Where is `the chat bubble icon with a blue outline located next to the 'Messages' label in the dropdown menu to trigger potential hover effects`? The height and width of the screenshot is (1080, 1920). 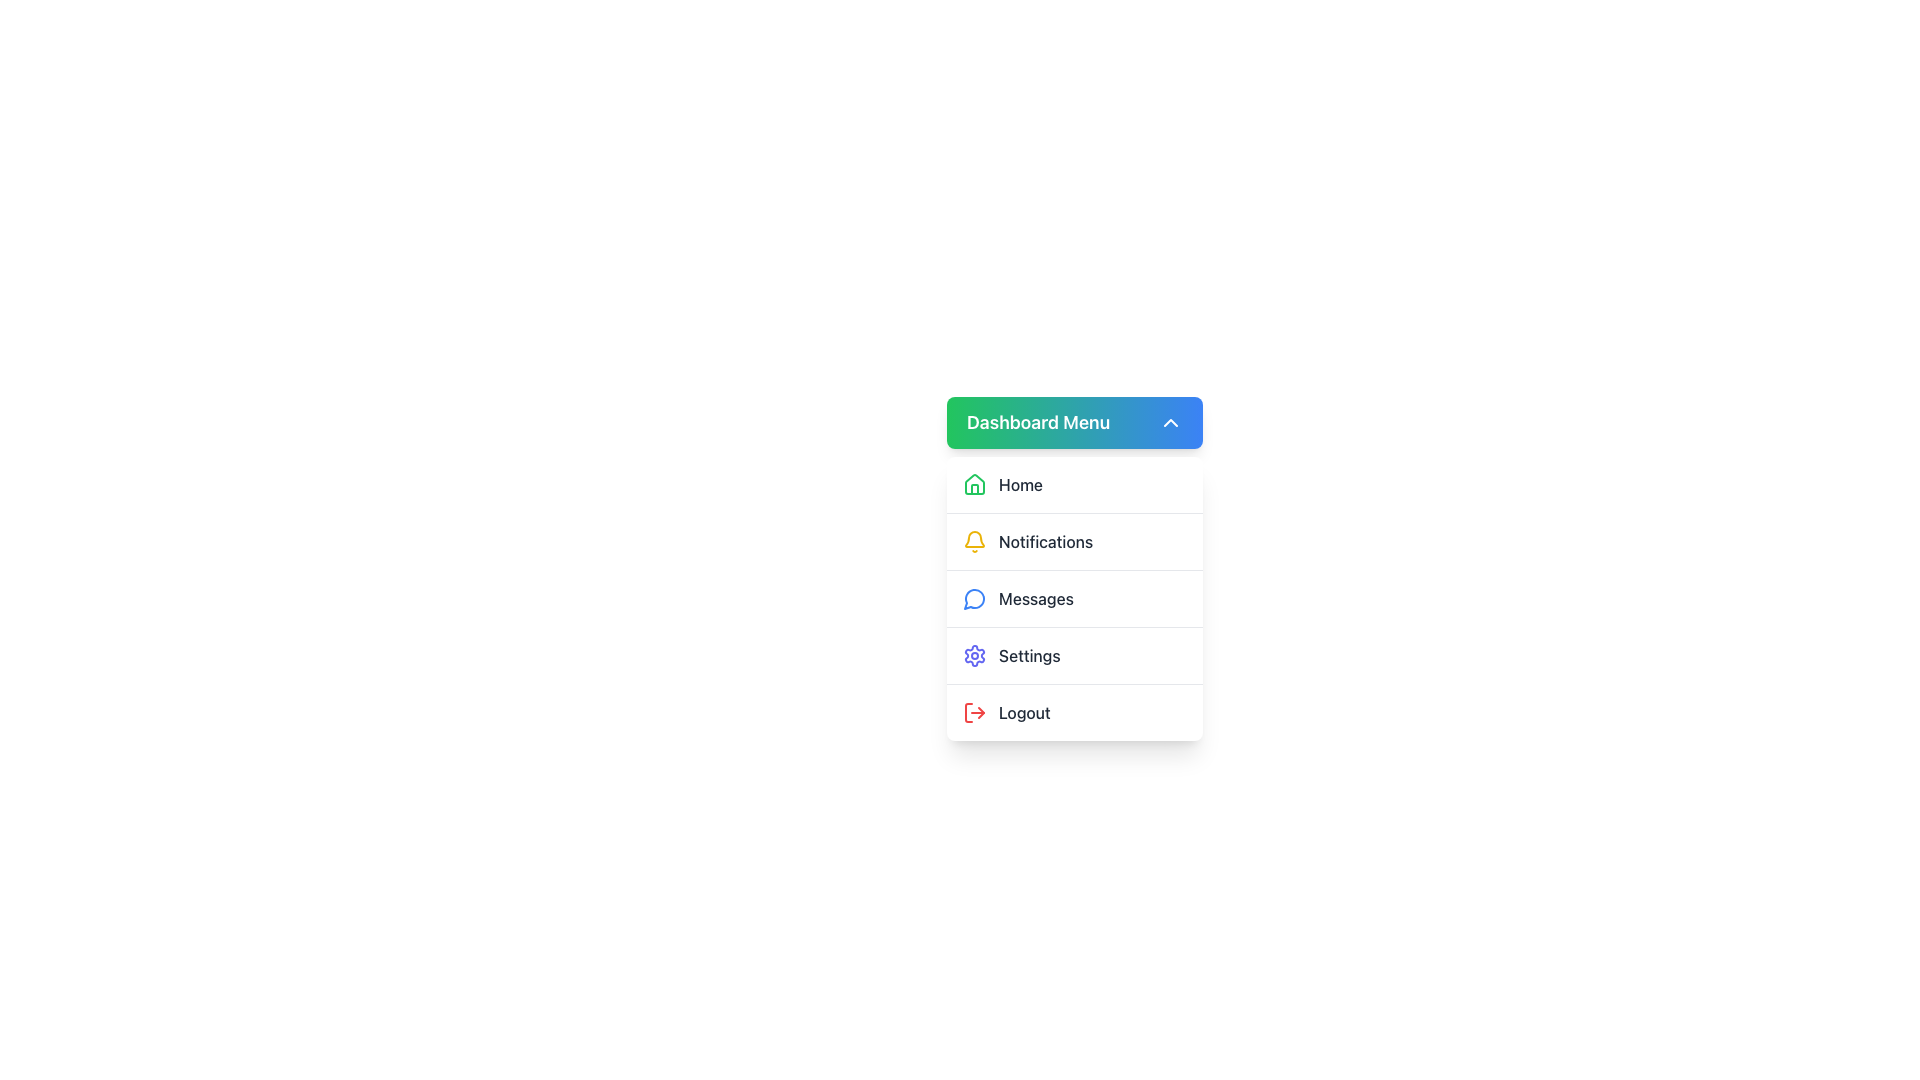 the chat bubble icon with a blue outline located next to the 'Messages' label in the dropdown menu to trigger potential hover effects is located at coordinates (974, 598).